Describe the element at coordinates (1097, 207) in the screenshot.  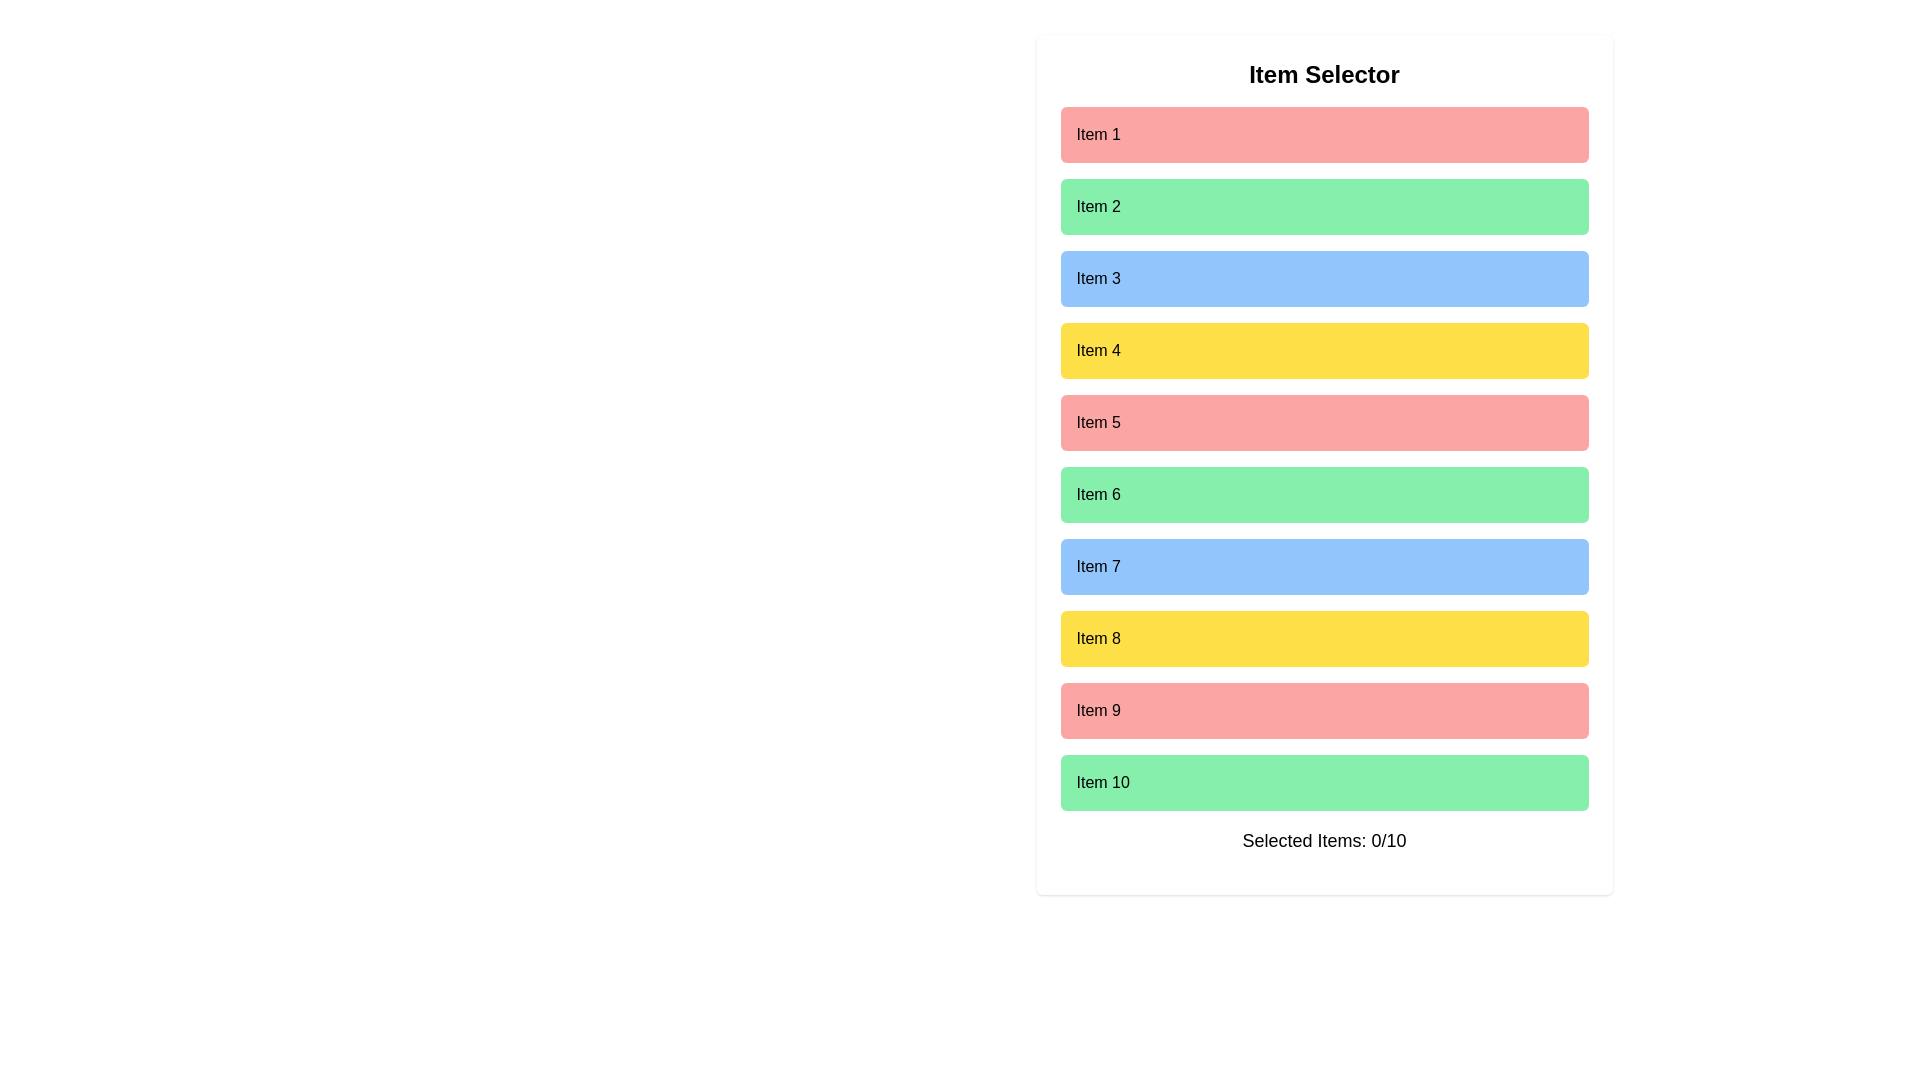
I see `text label 'Item 2' which identifies the second item in the vertical list located centrally in the interface, positioned towards the left side of its green section following the first red section labeled 'Item 1'` at that location.